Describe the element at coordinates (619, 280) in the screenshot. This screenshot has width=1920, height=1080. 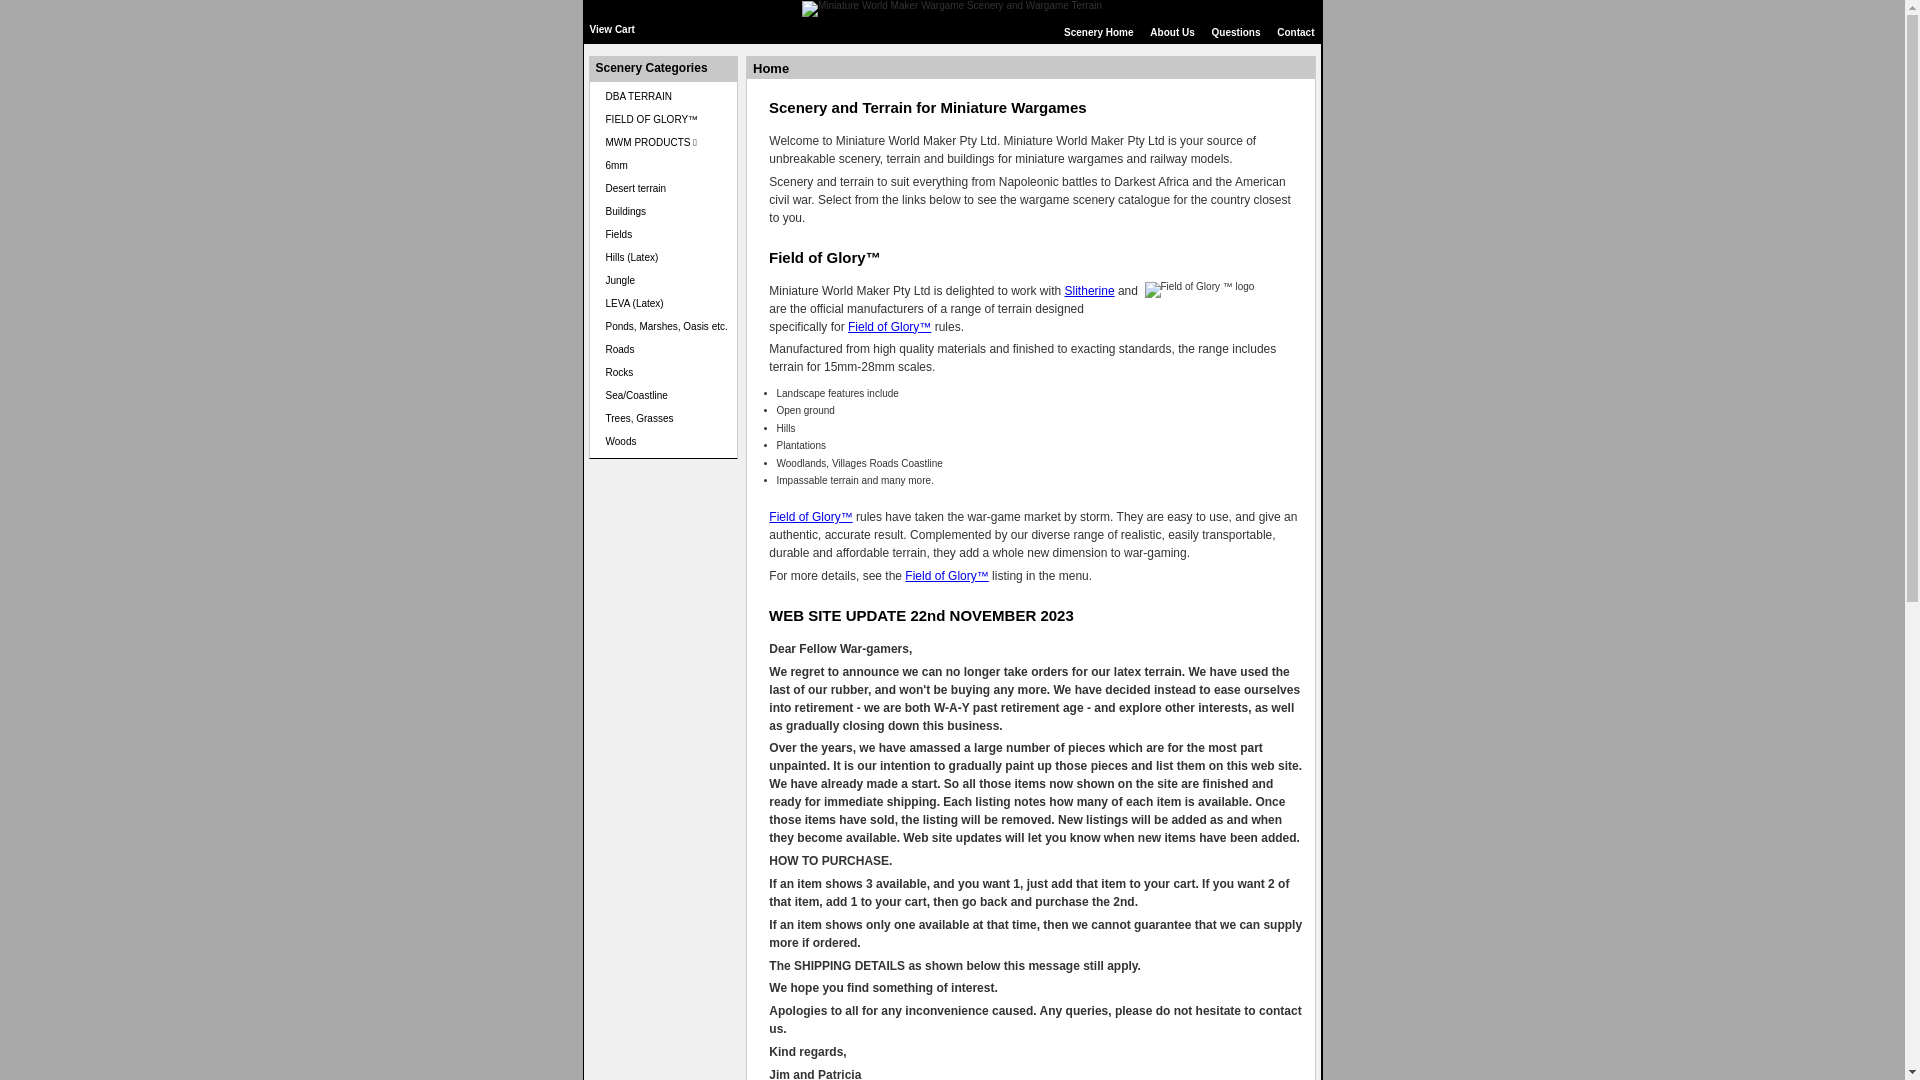
I see `'Jungle'` at that location.